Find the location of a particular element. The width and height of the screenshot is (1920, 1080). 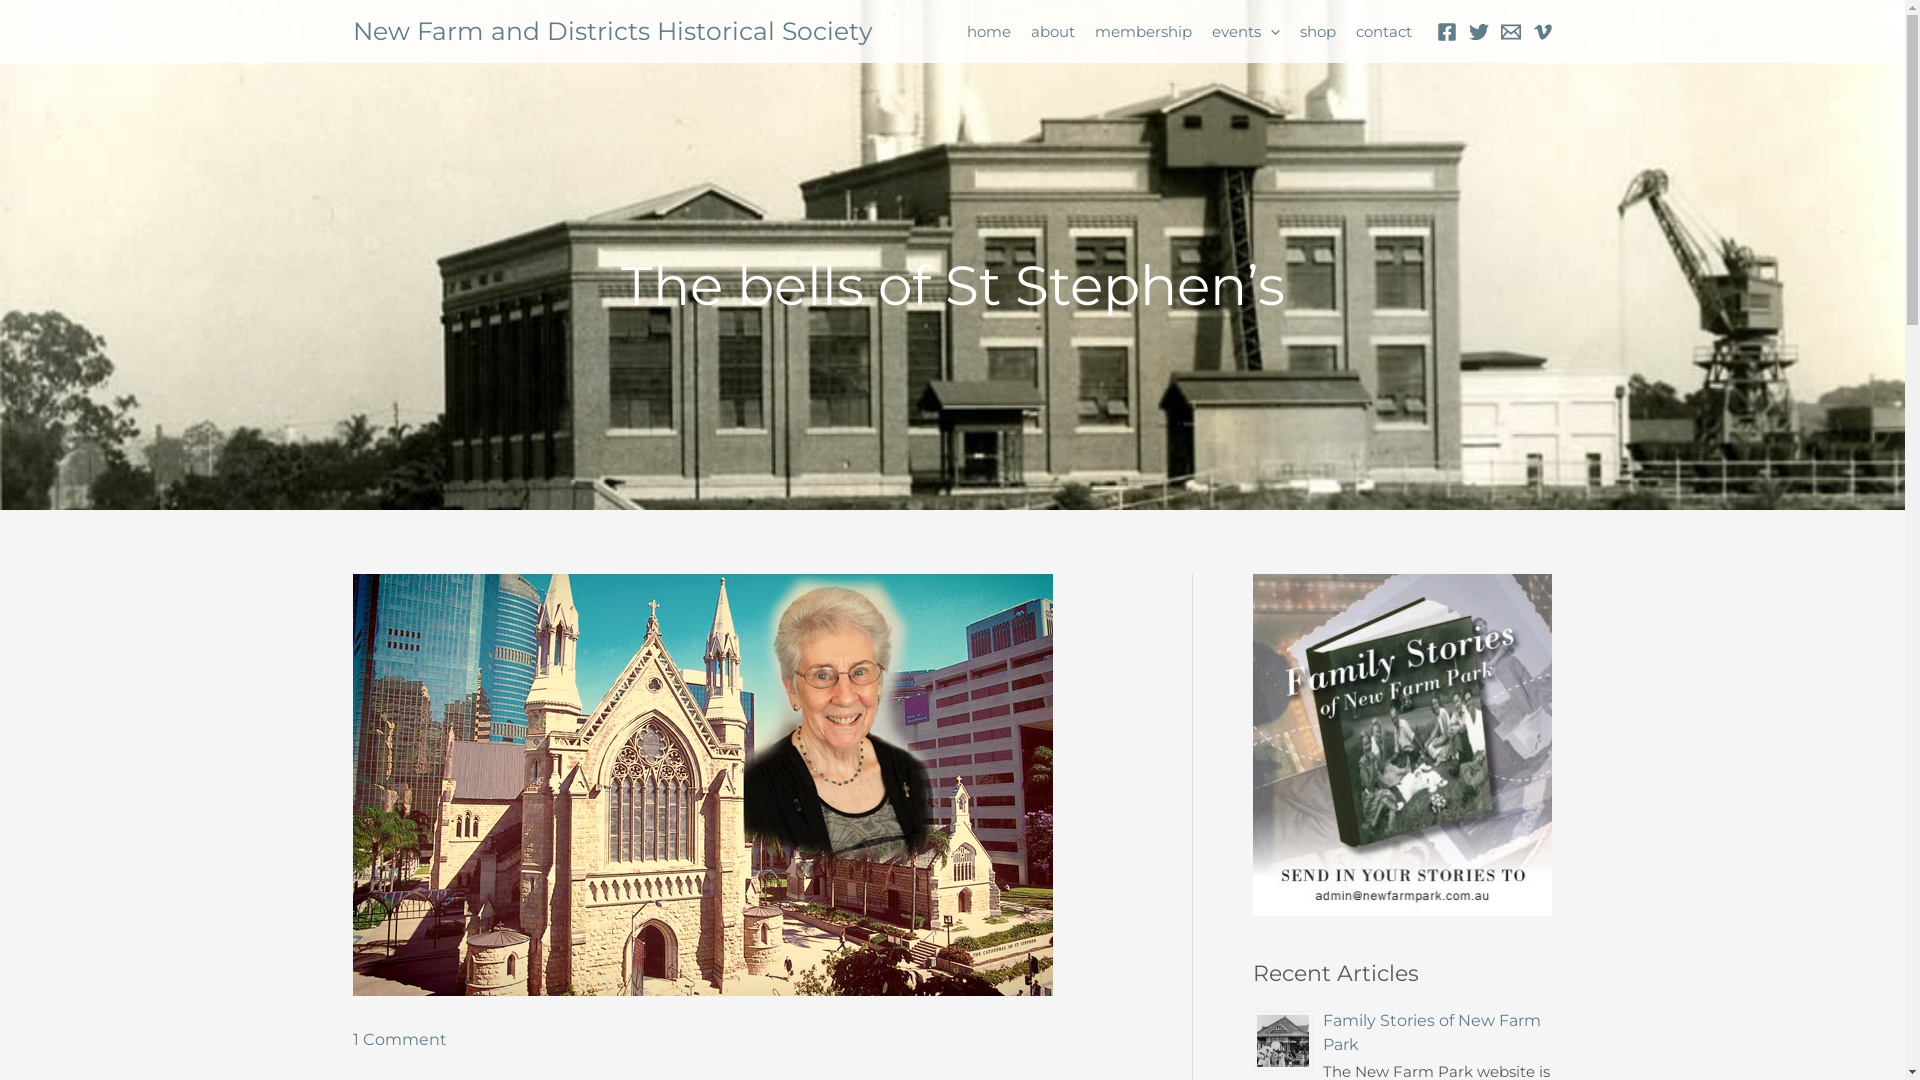

'New Farm and Districts Historical Society' is located at coordinates (610, 30).